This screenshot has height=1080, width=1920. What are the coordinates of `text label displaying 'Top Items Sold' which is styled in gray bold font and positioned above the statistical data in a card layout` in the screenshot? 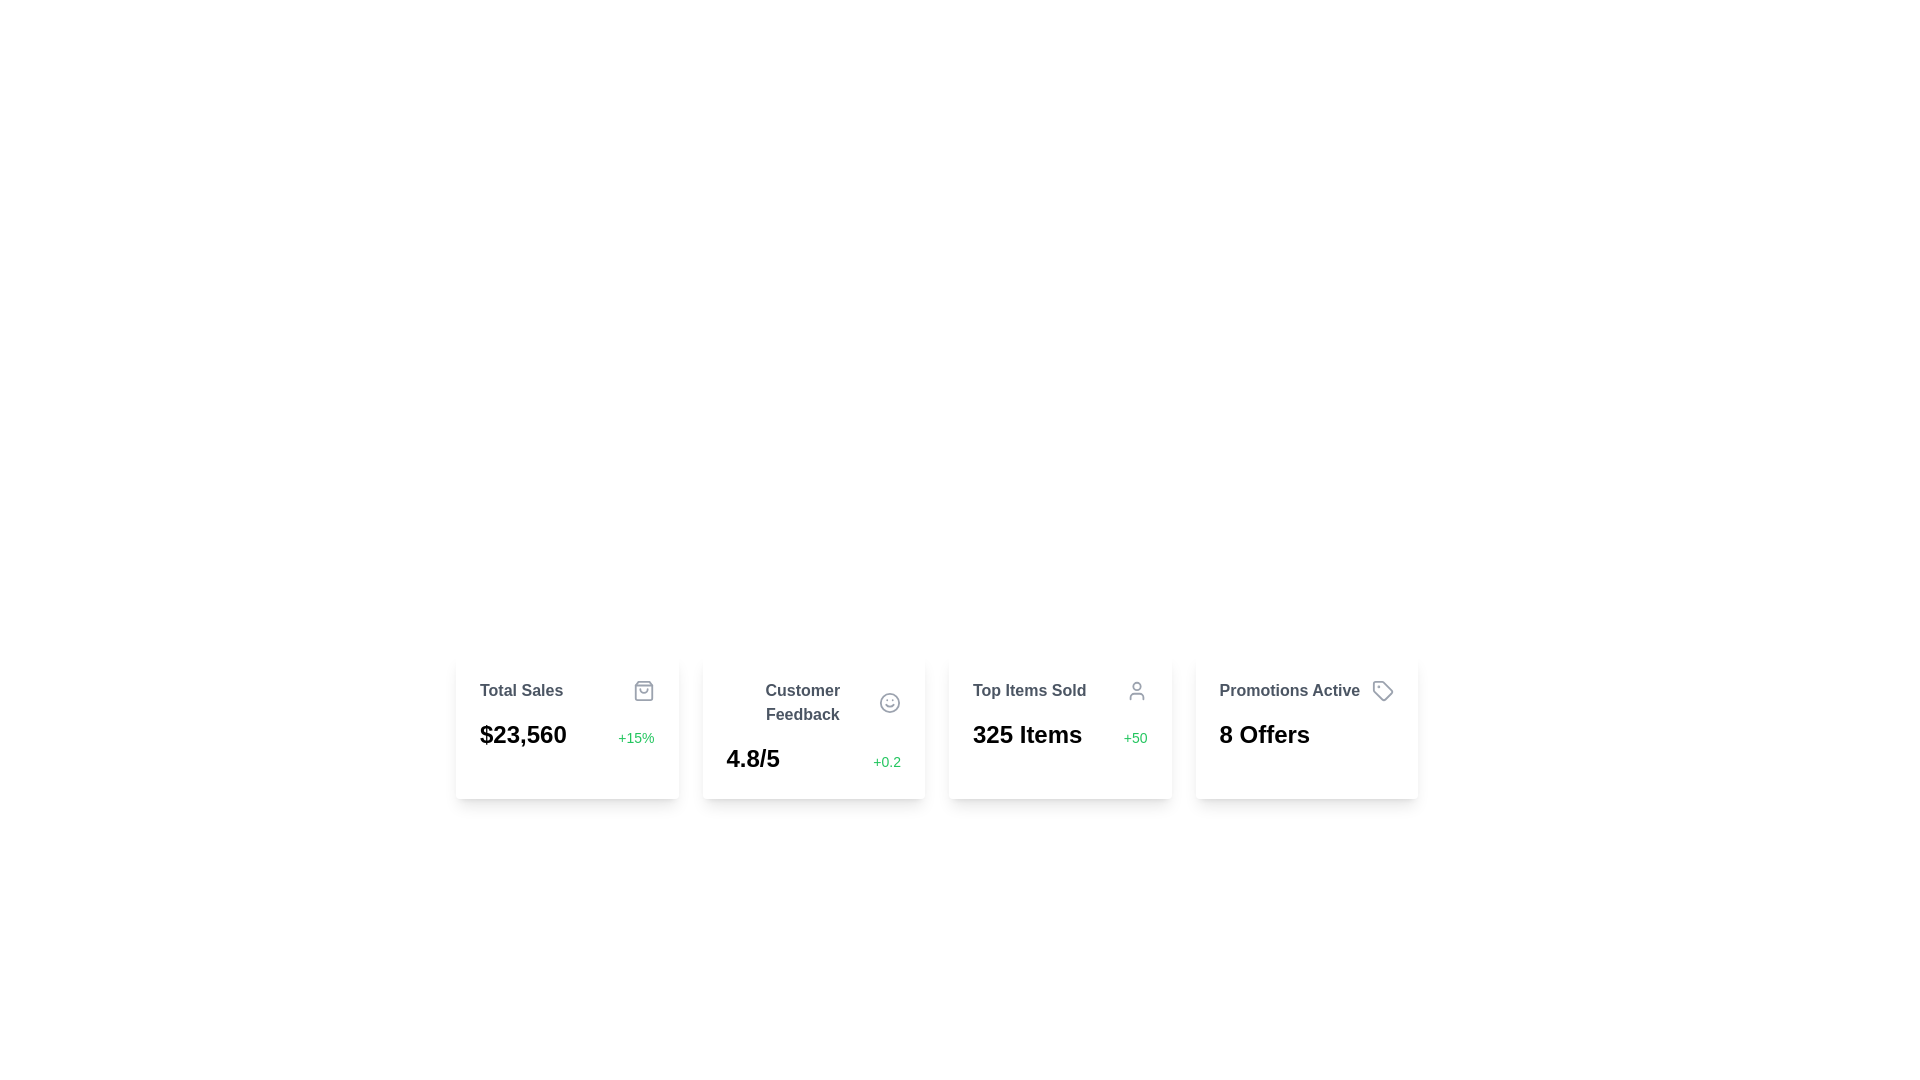 It's located at (1029, 689).